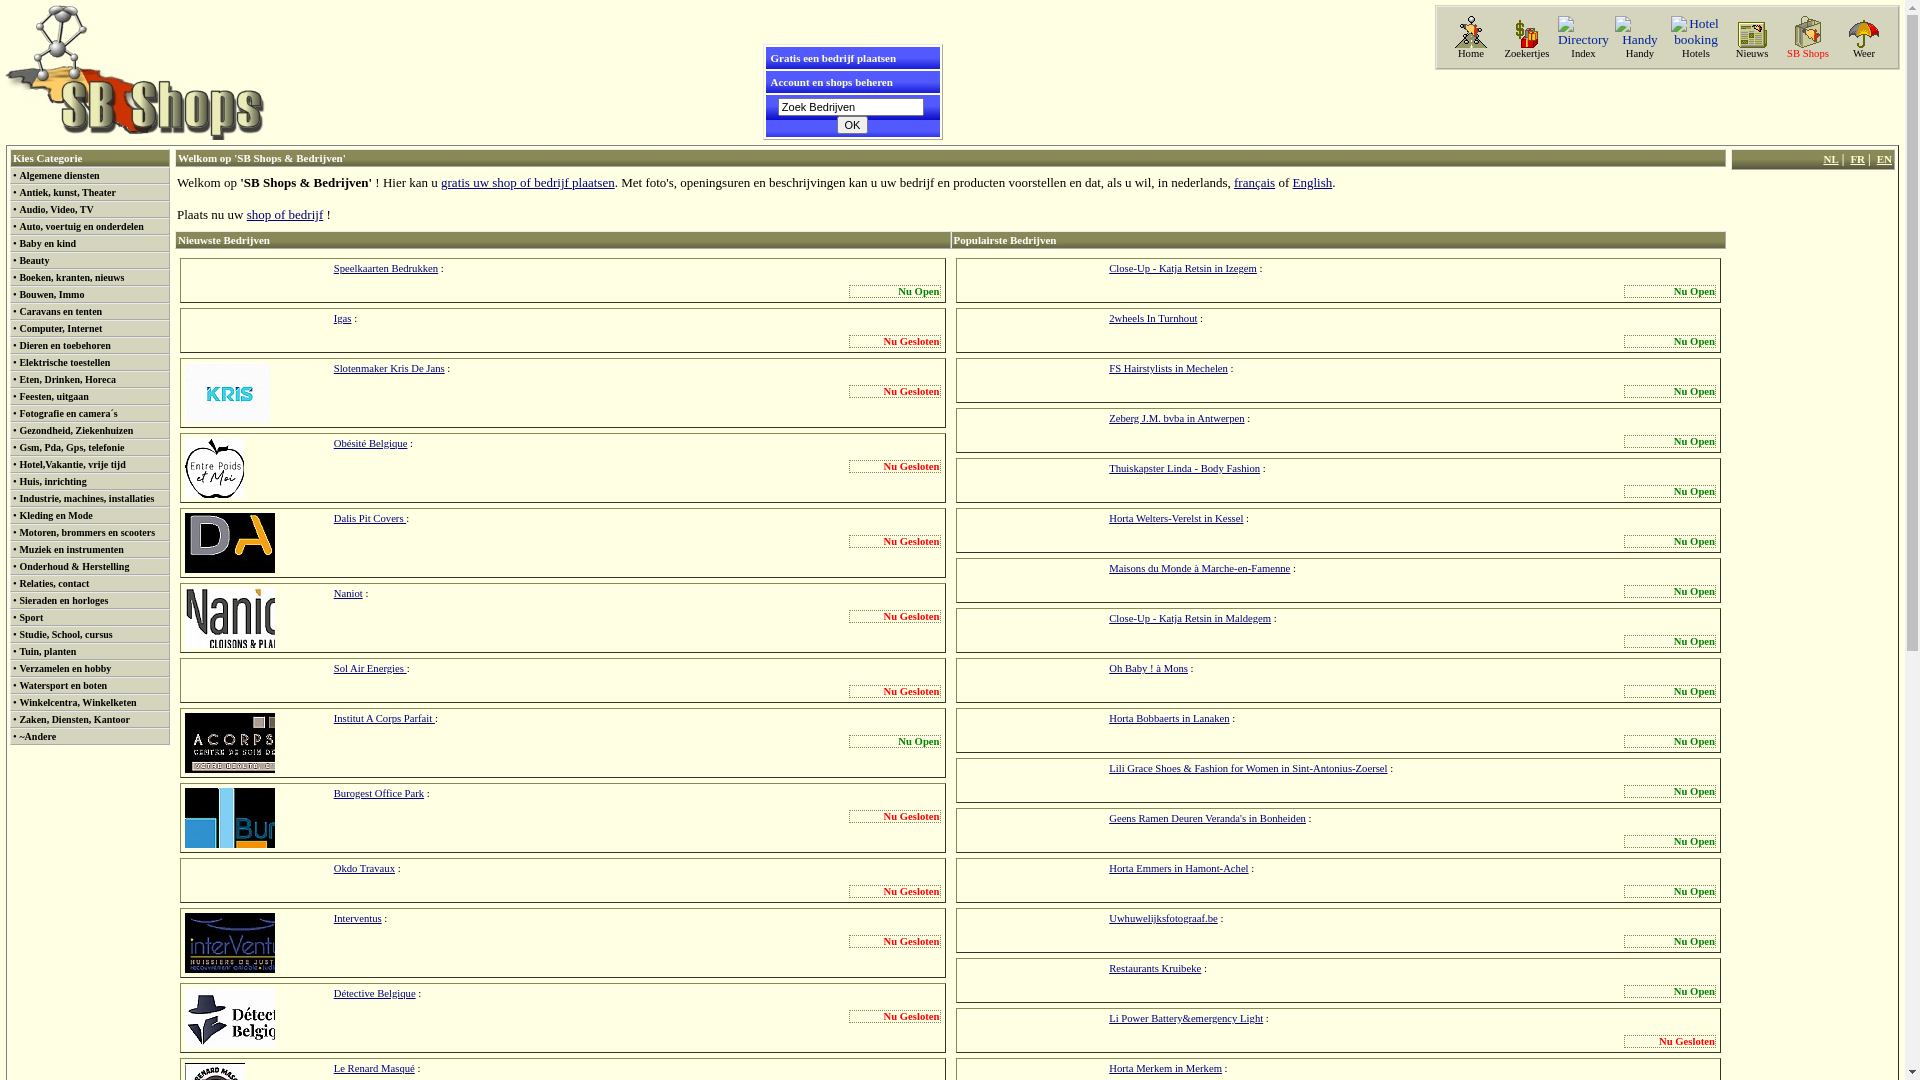  Describe the element at coordinates (1182, 267) in the screenshot. I see `'Close-Up - Katja Retsin in Izegem'` at that location.